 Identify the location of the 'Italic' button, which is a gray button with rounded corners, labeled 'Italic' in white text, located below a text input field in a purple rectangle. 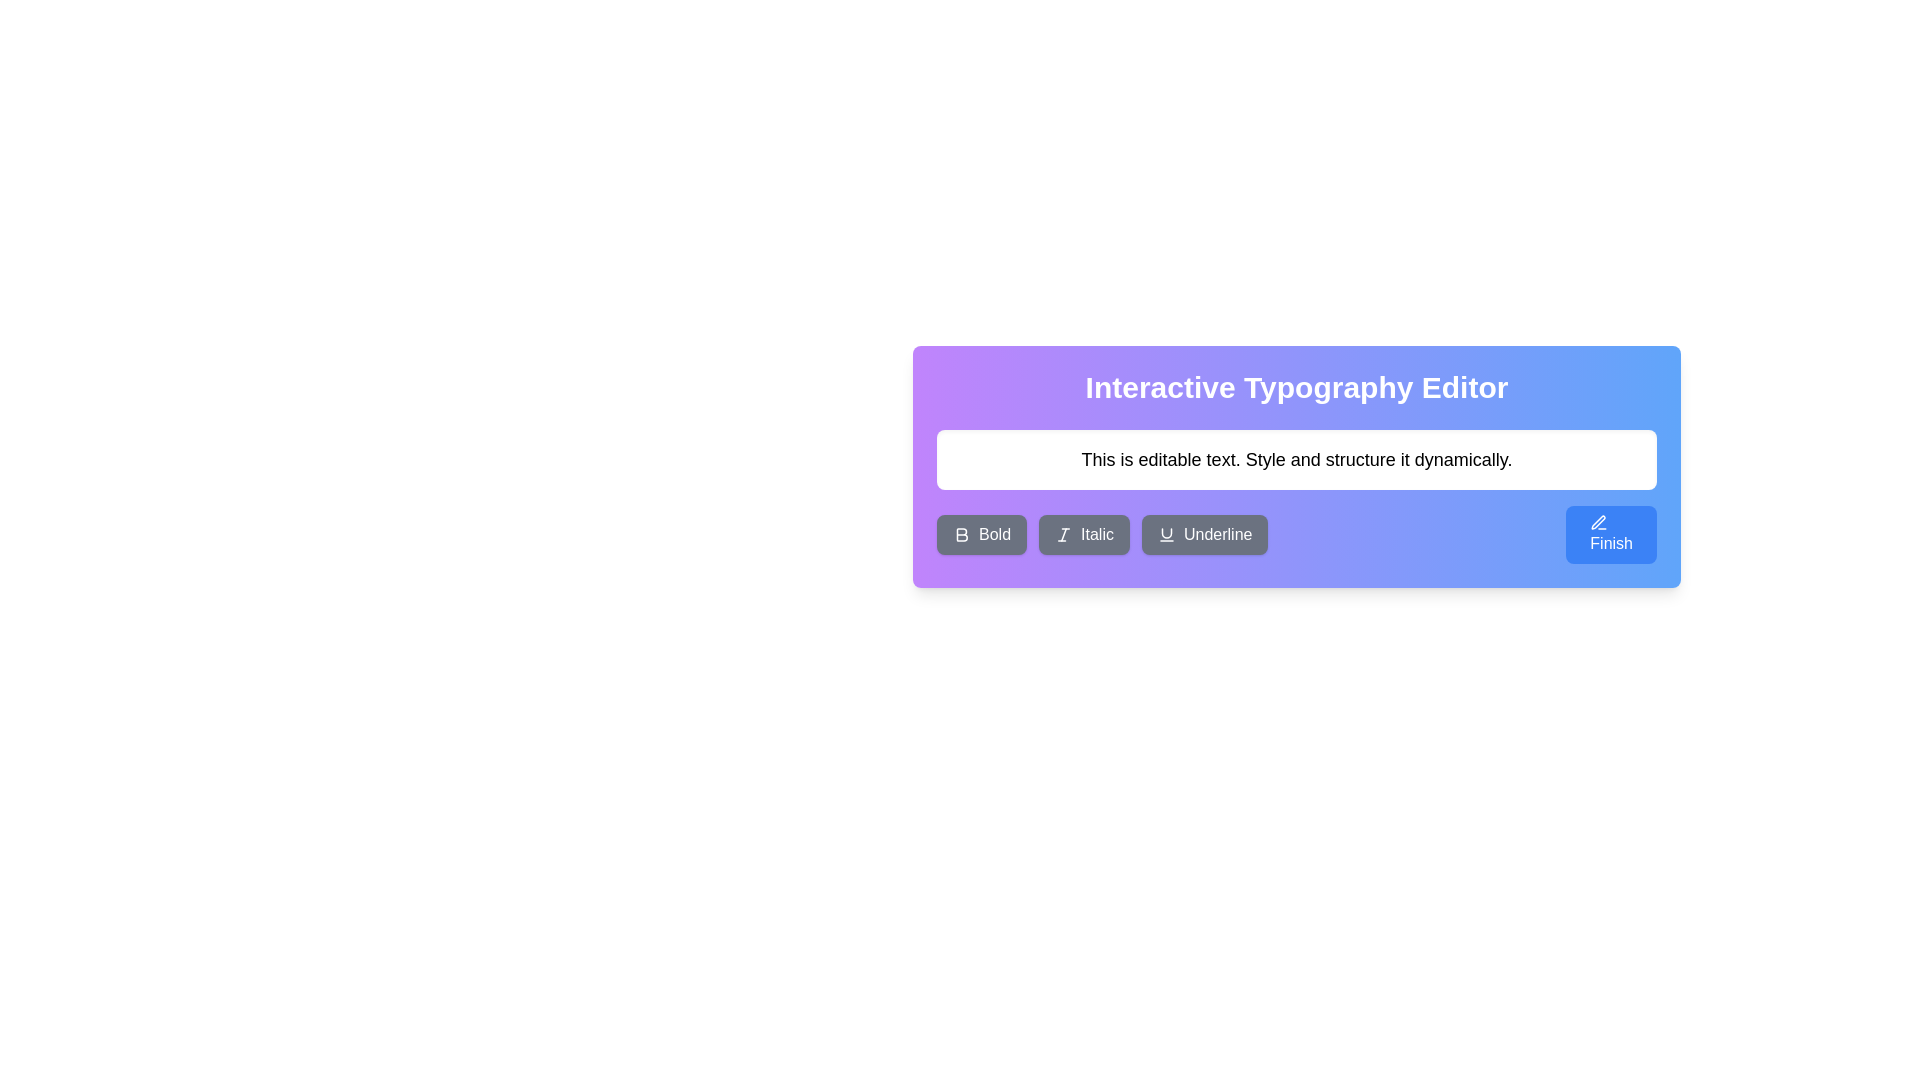
(1101, 534).